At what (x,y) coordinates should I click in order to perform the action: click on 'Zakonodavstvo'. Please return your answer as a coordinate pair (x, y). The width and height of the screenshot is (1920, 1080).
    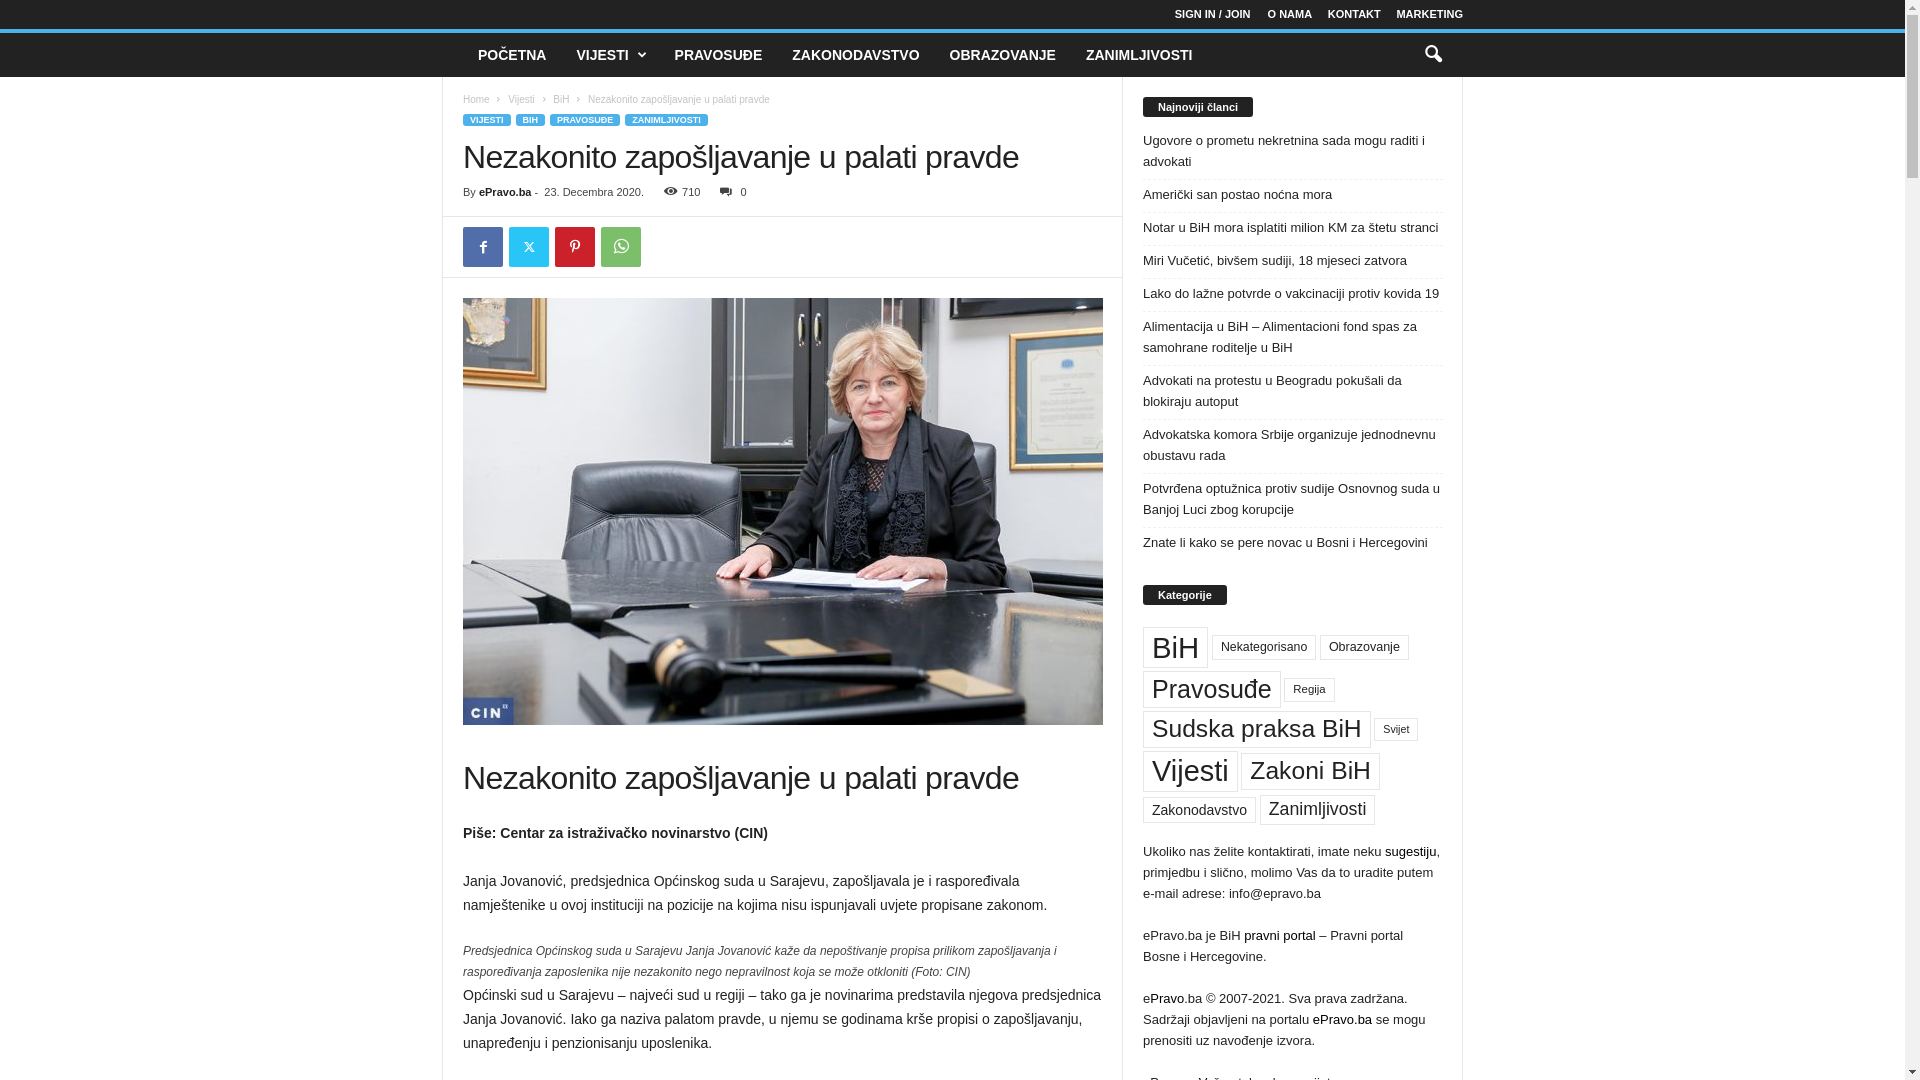
    Looking at the image, I should click on (1199, 810).